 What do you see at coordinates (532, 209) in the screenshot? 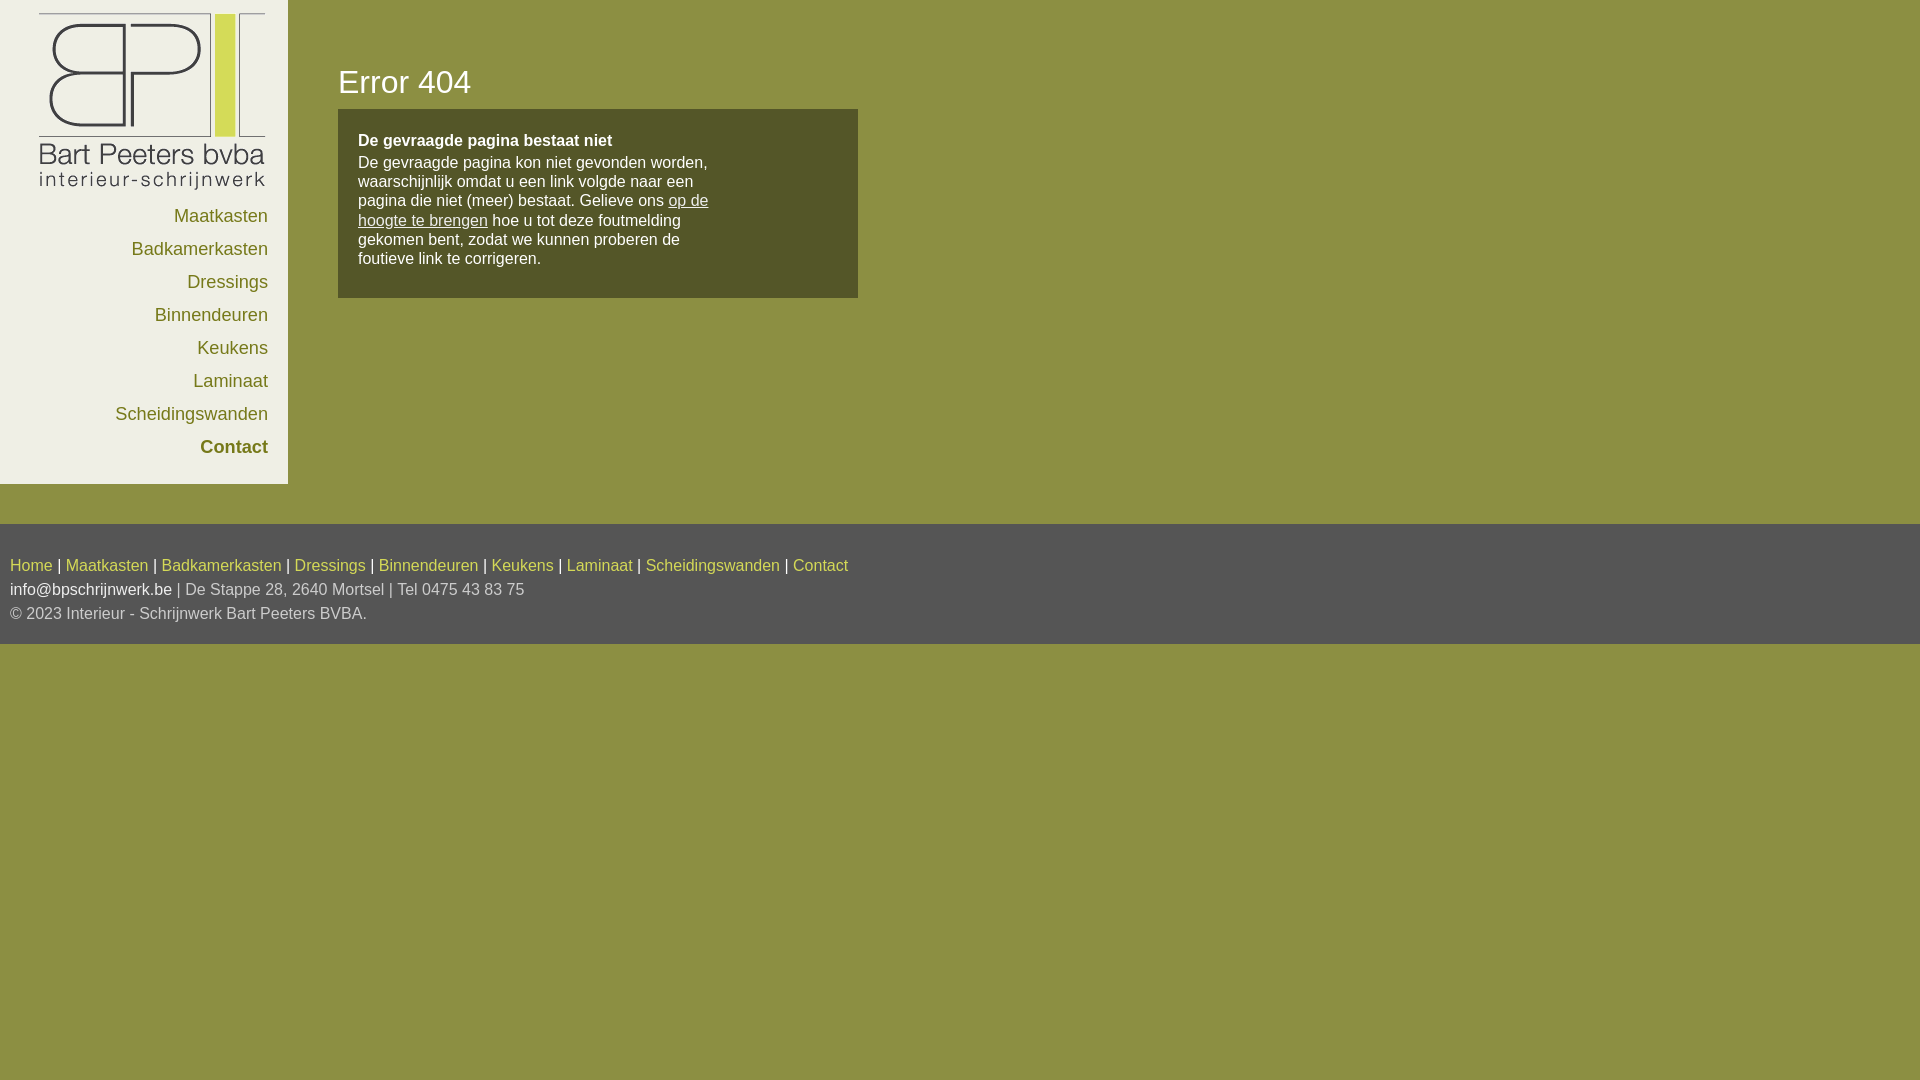
I see `'op de hoogte te brengen'` at bounding box center [532, 209].